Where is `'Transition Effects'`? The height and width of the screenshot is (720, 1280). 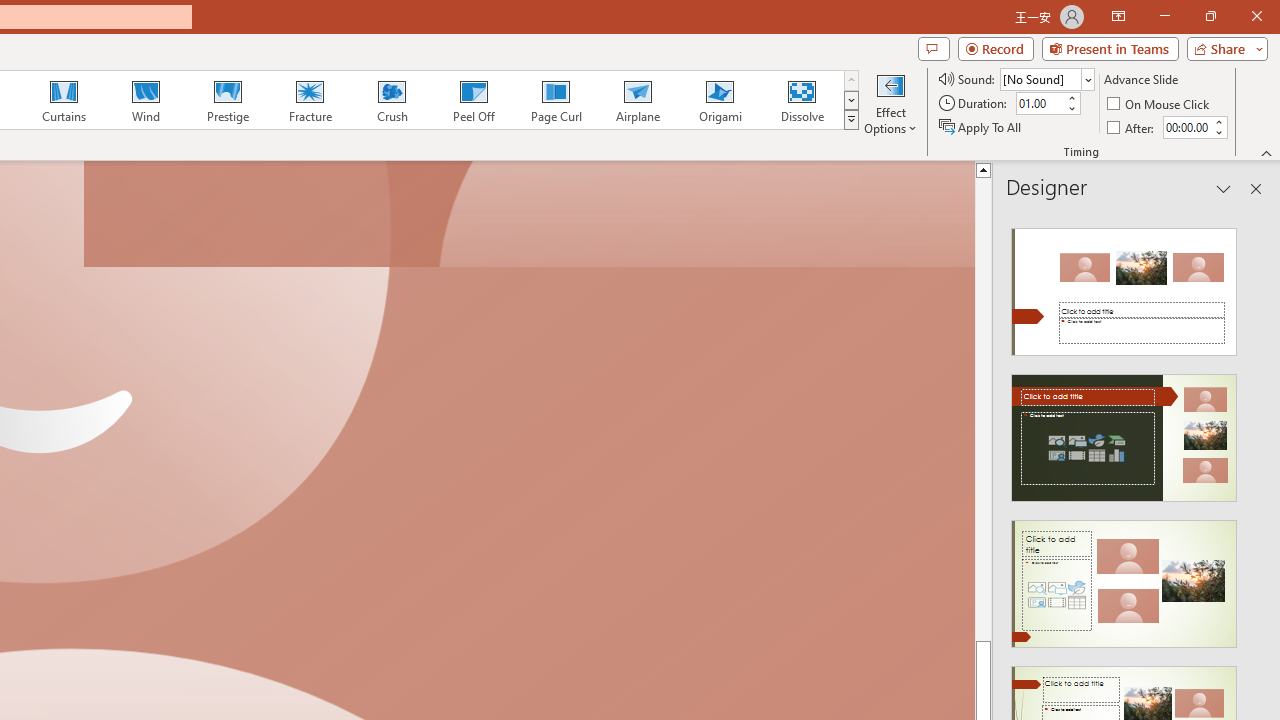
'Transition Effects' is located at coordinates (851, 120).